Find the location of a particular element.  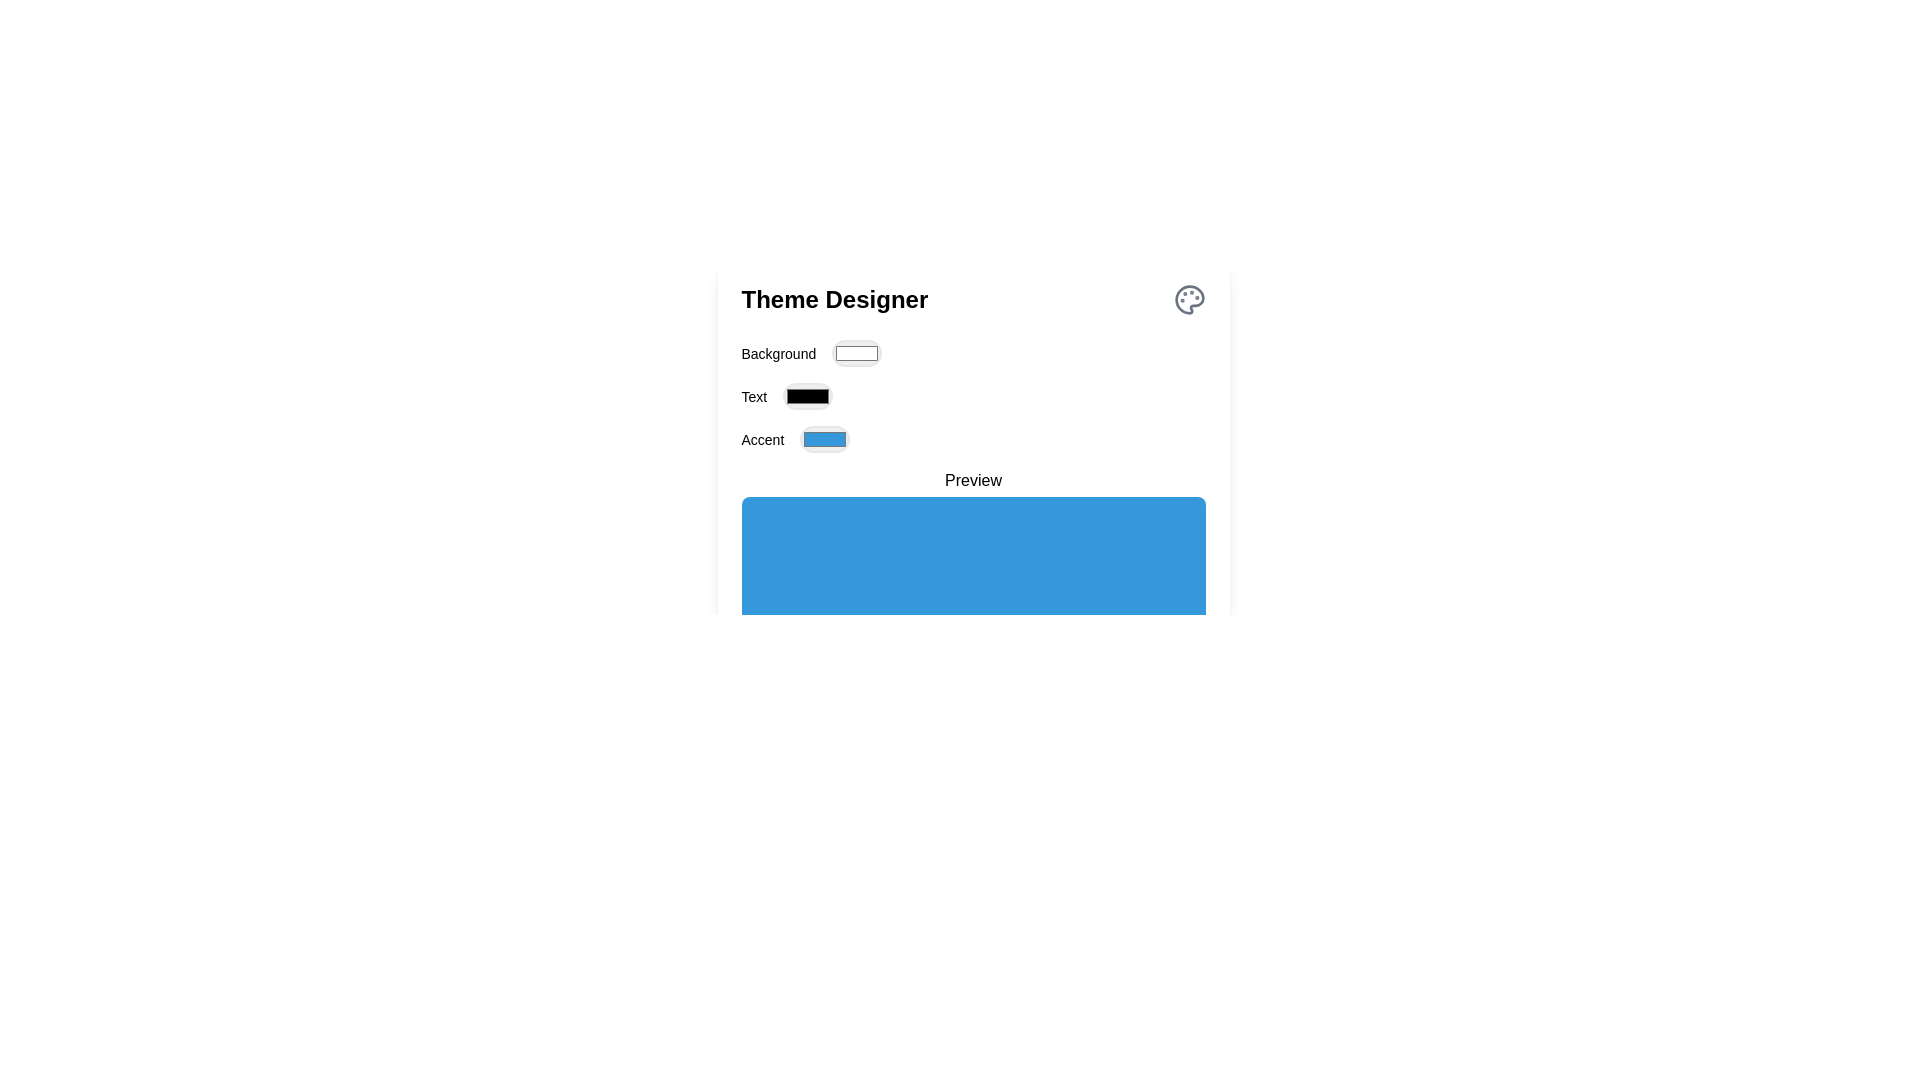

the theme customization icon located in the upper-right corner of the 'Theme Designer' section is located at coordinates (1189, 300).